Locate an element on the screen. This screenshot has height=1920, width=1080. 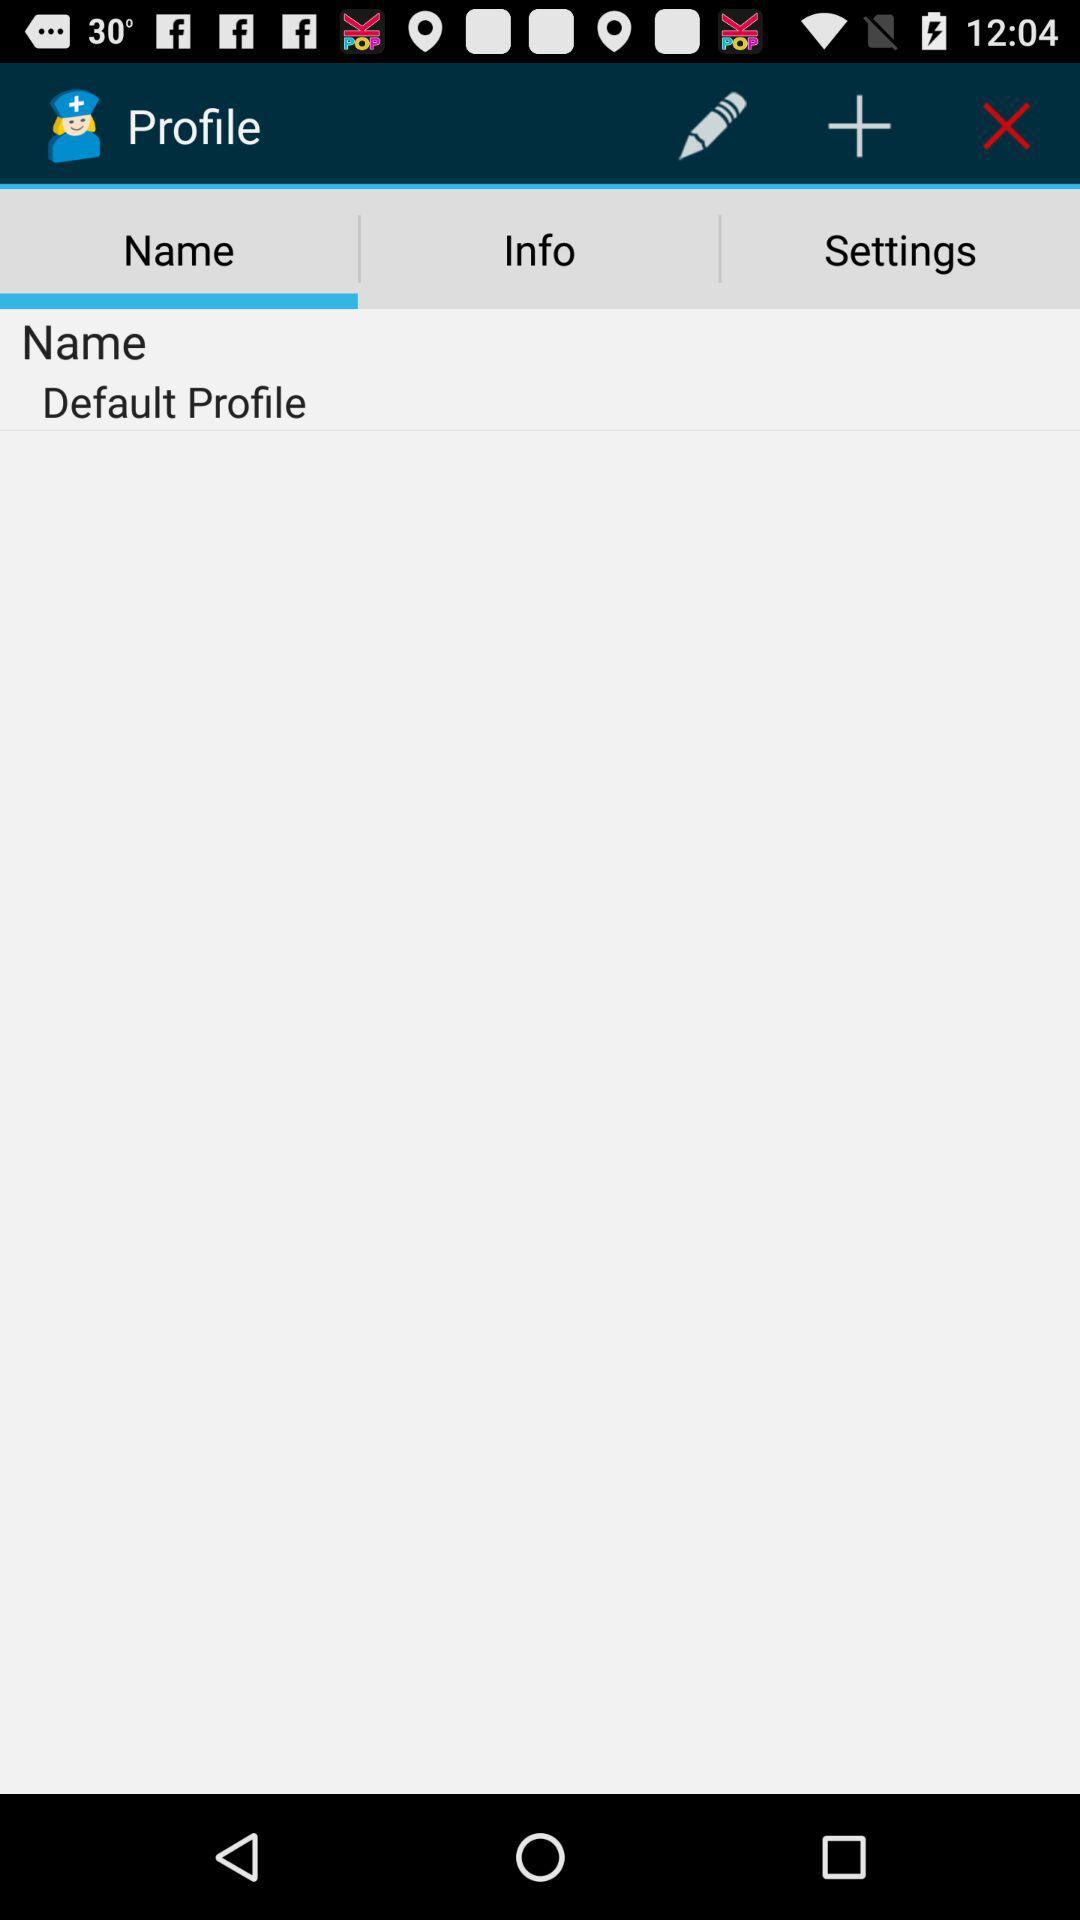
info is located at coordinates (538, 248).